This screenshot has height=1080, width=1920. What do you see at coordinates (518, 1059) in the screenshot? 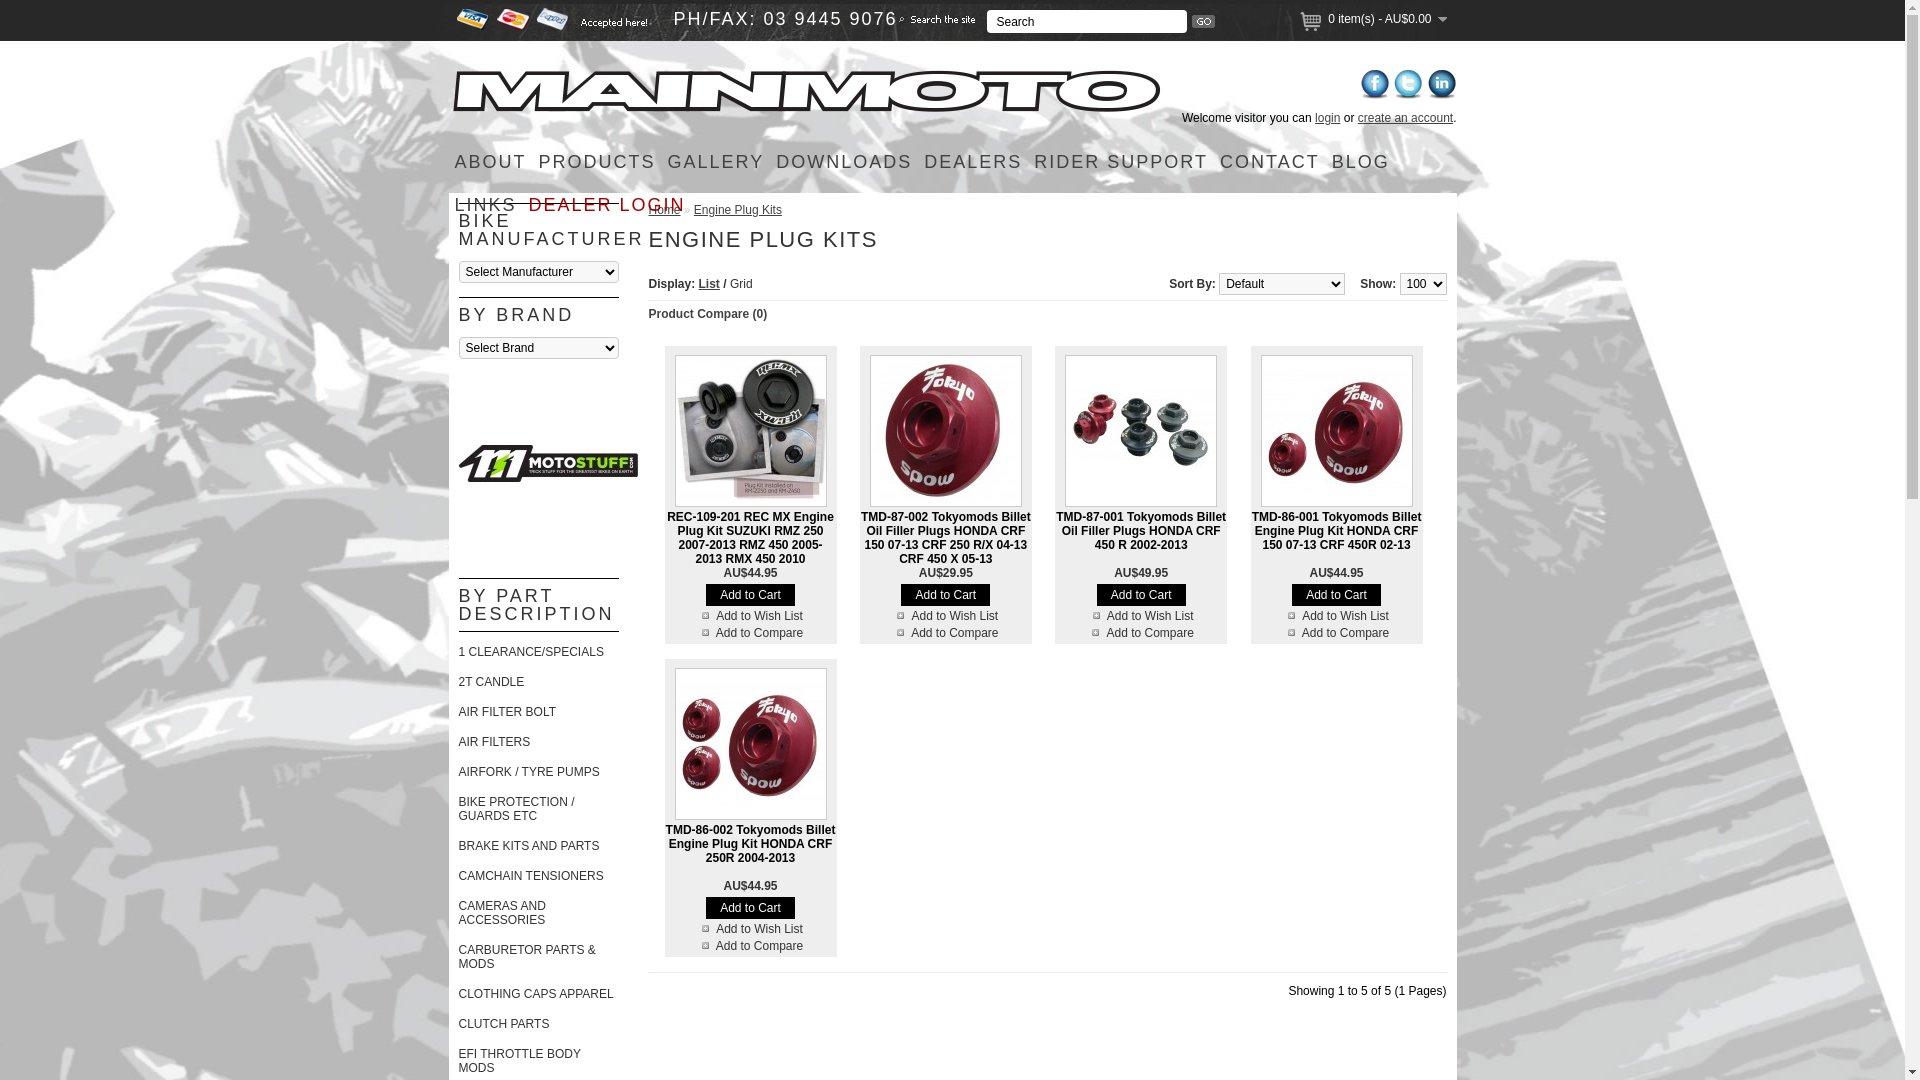
I see `'EFI THROTTLE BODY MODS'` at bounding box center [518, 1059].